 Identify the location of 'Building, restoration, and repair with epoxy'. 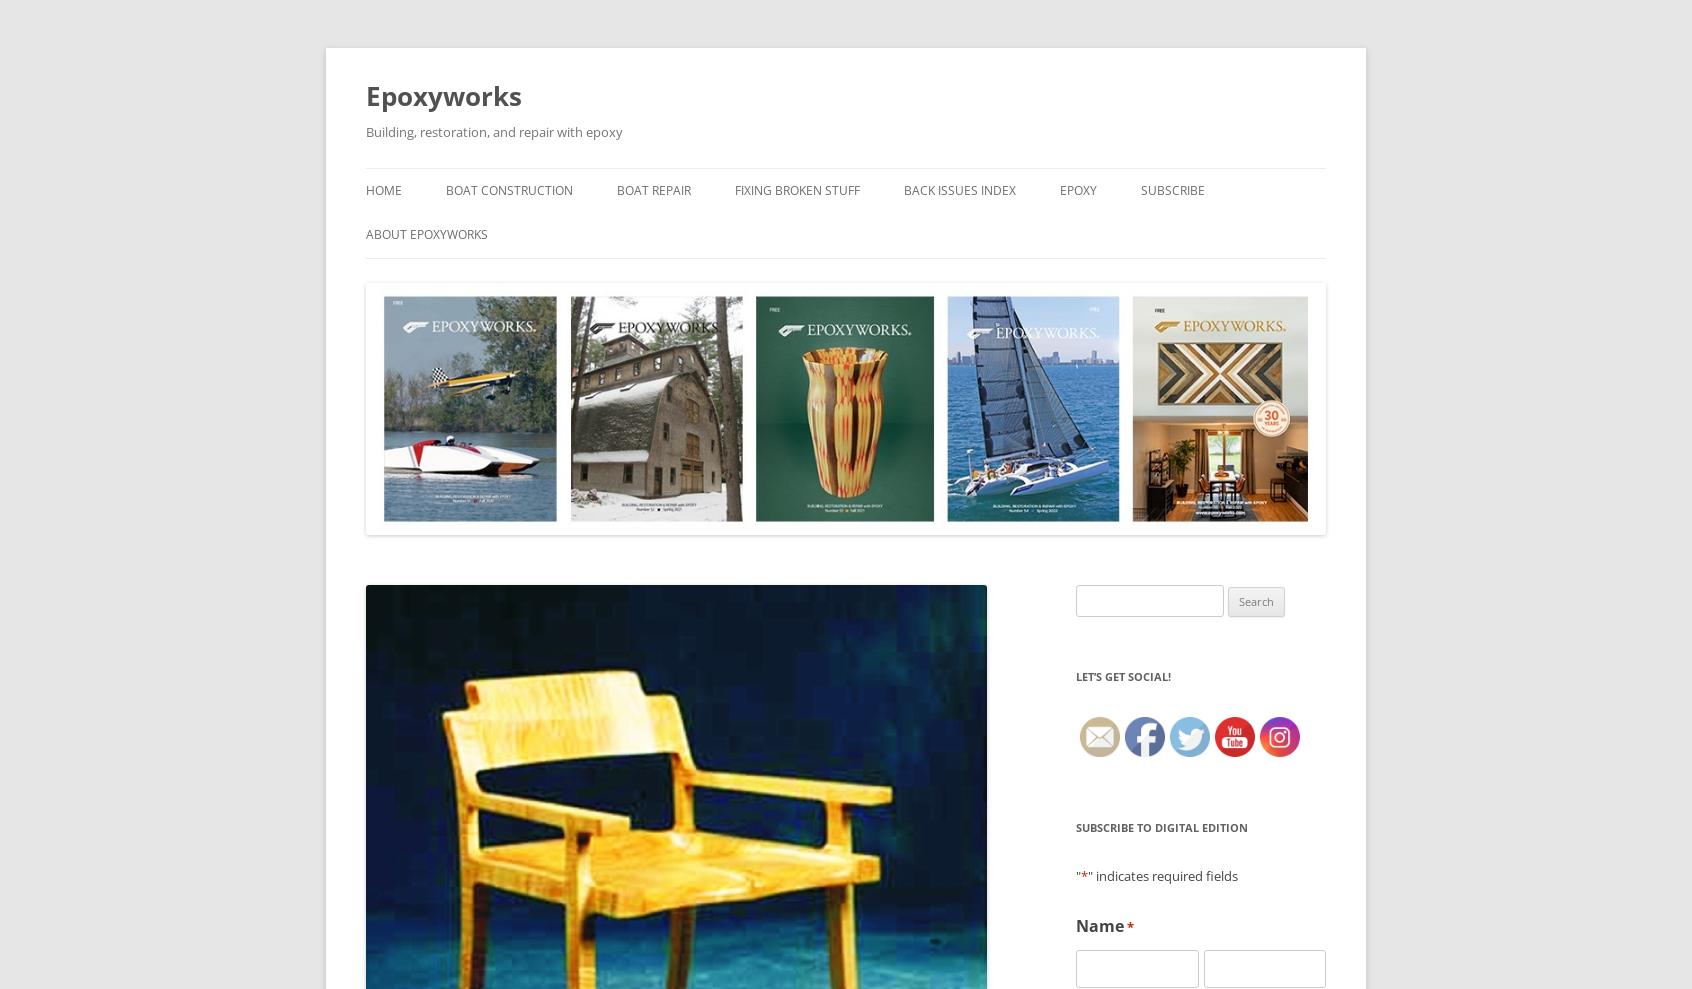
(494, 131).